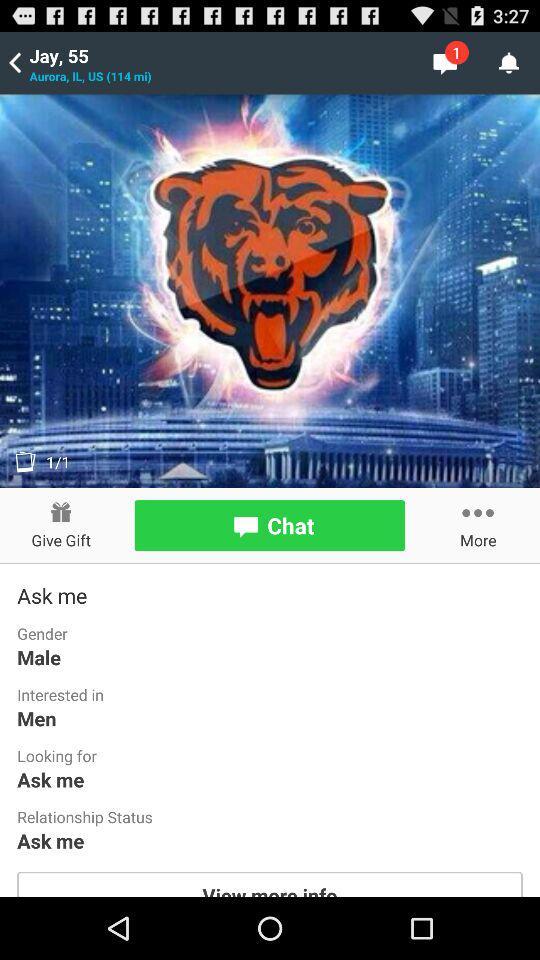 This screenshot has width=540, height=960. I want to click on chat, so click(269, 524).